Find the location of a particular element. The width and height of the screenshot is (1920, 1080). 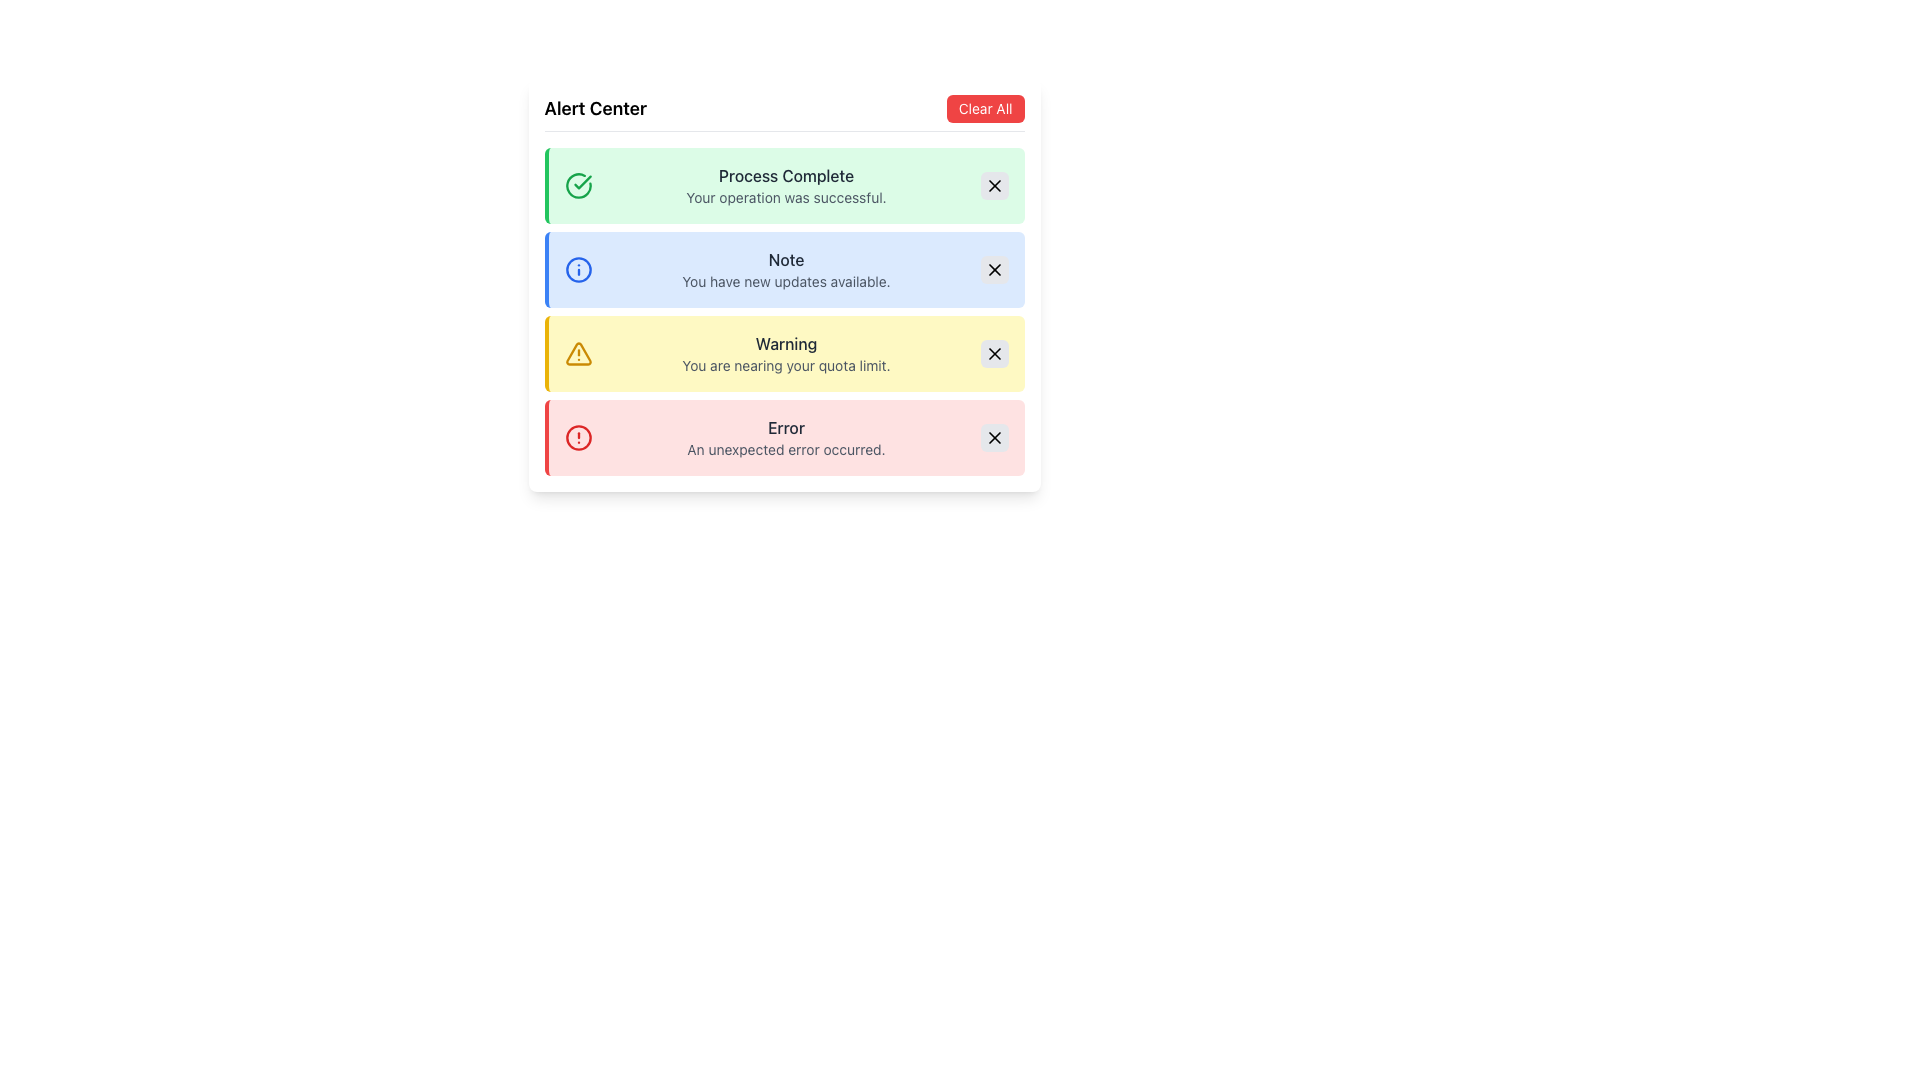

blue circular information icon located to the left of the 'Note' text in the second alert entry to understand its alert type is located at coordinates (577, 270).